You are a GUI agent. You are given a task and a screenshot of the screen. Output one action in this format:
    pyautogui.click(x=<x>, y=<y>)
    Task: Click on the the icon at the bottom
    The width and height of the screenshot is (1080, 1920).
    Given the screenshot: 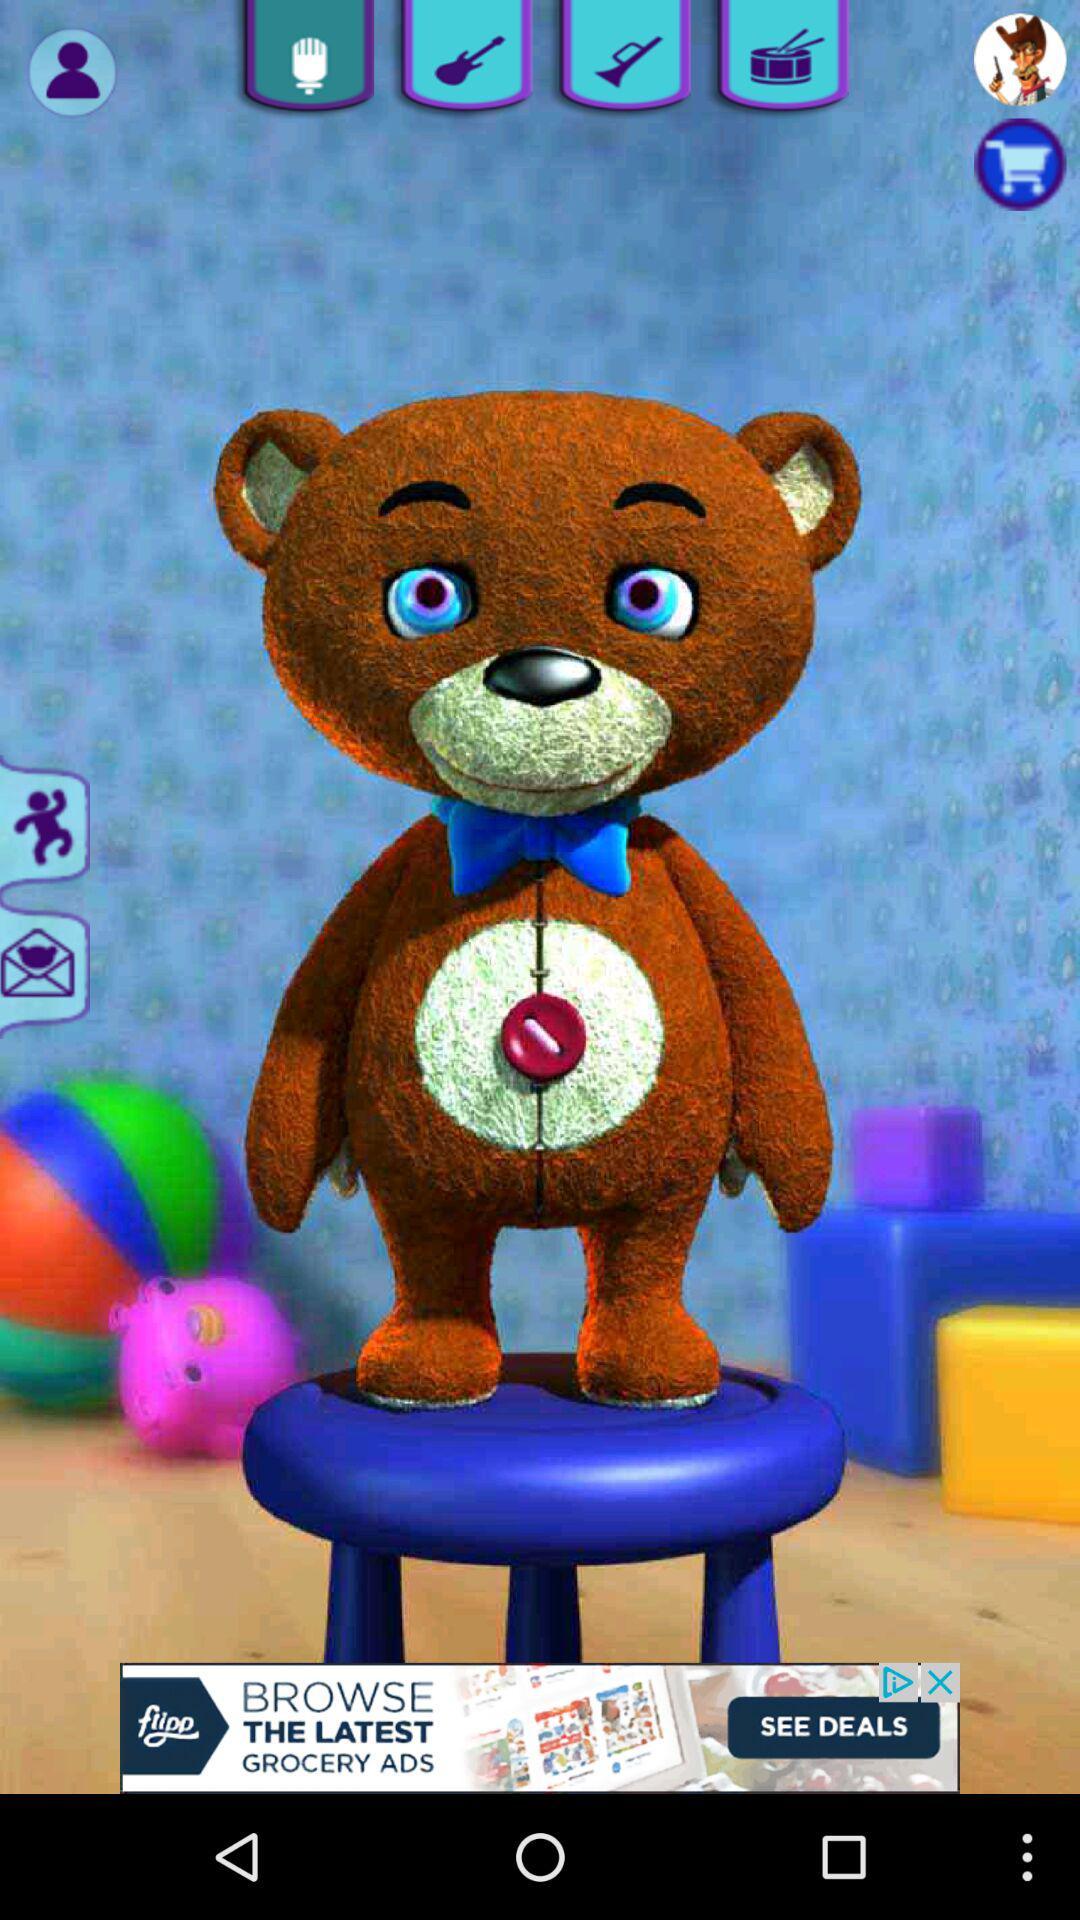 What is the action you would take?
    pyautogui.click(x=540, y=1727)
    